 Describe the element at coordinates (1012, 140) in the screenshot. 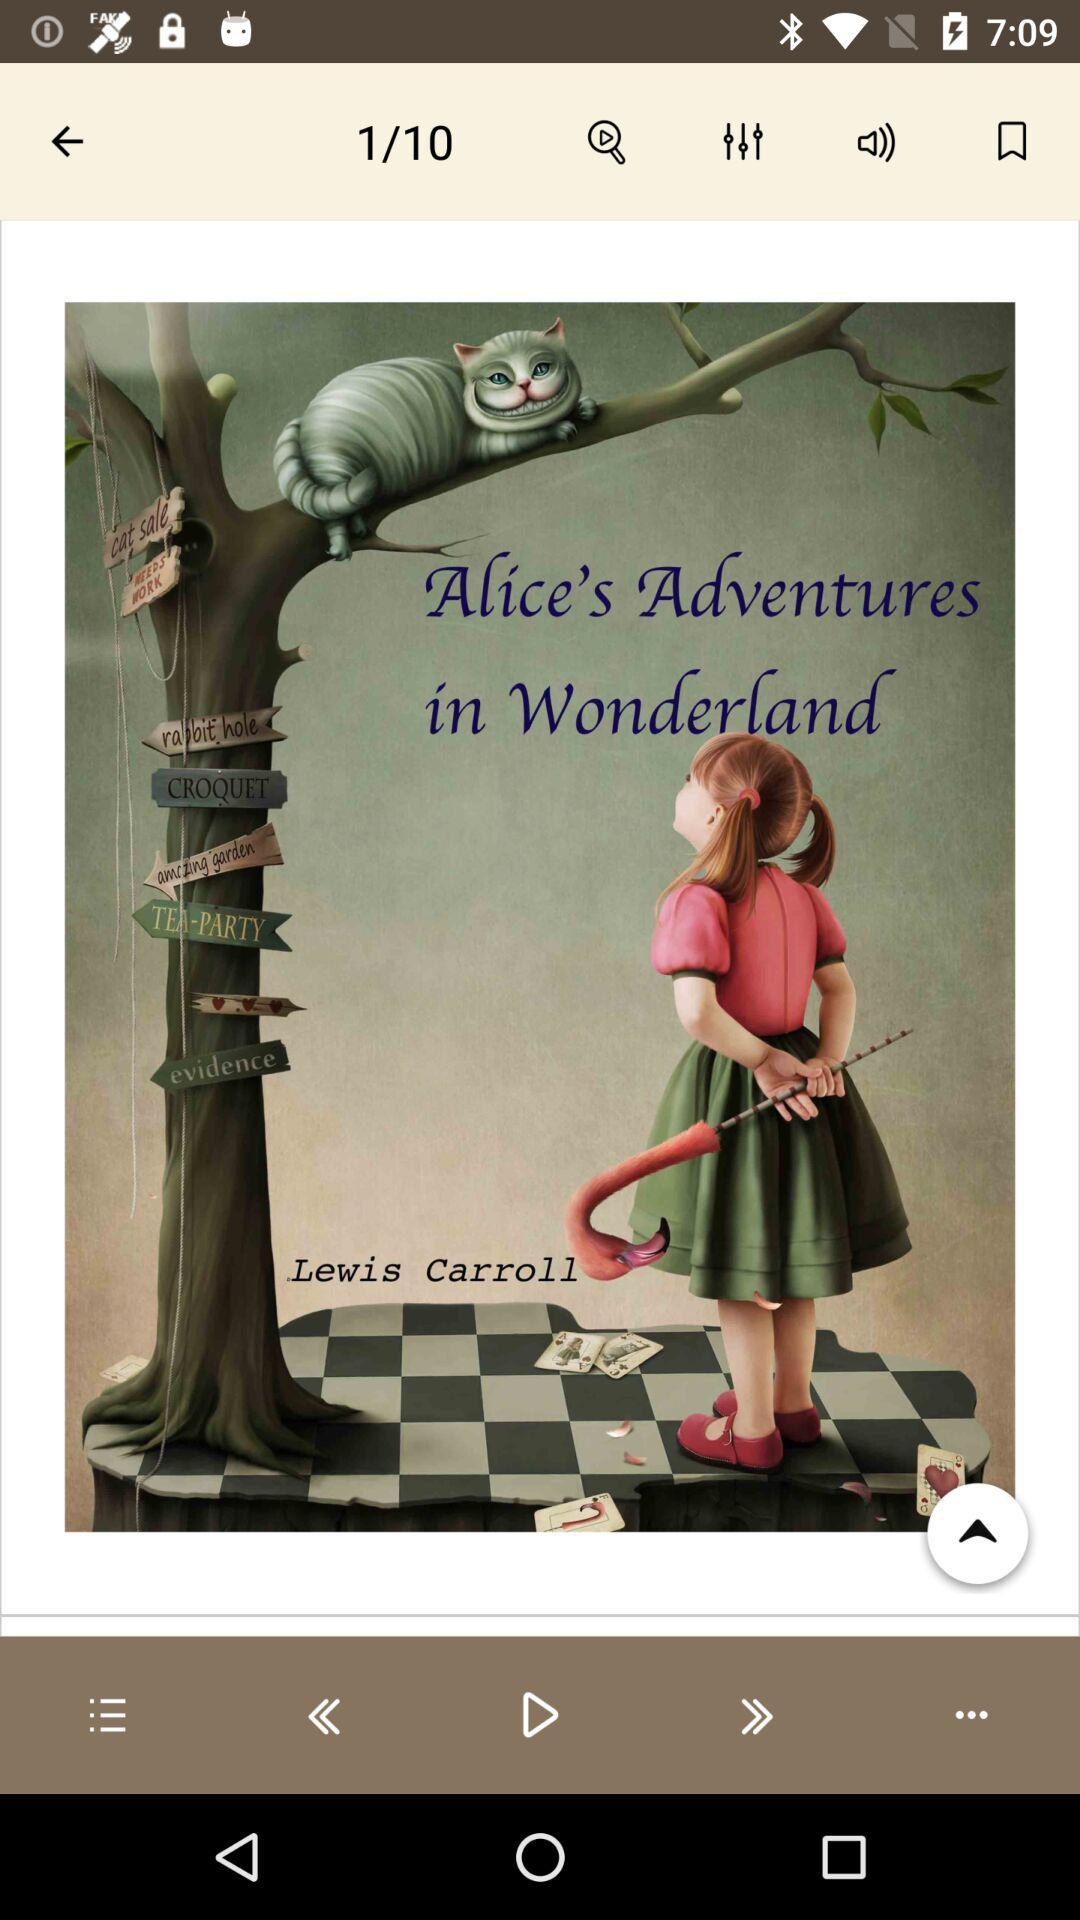

I see `bookmark option` at that location.